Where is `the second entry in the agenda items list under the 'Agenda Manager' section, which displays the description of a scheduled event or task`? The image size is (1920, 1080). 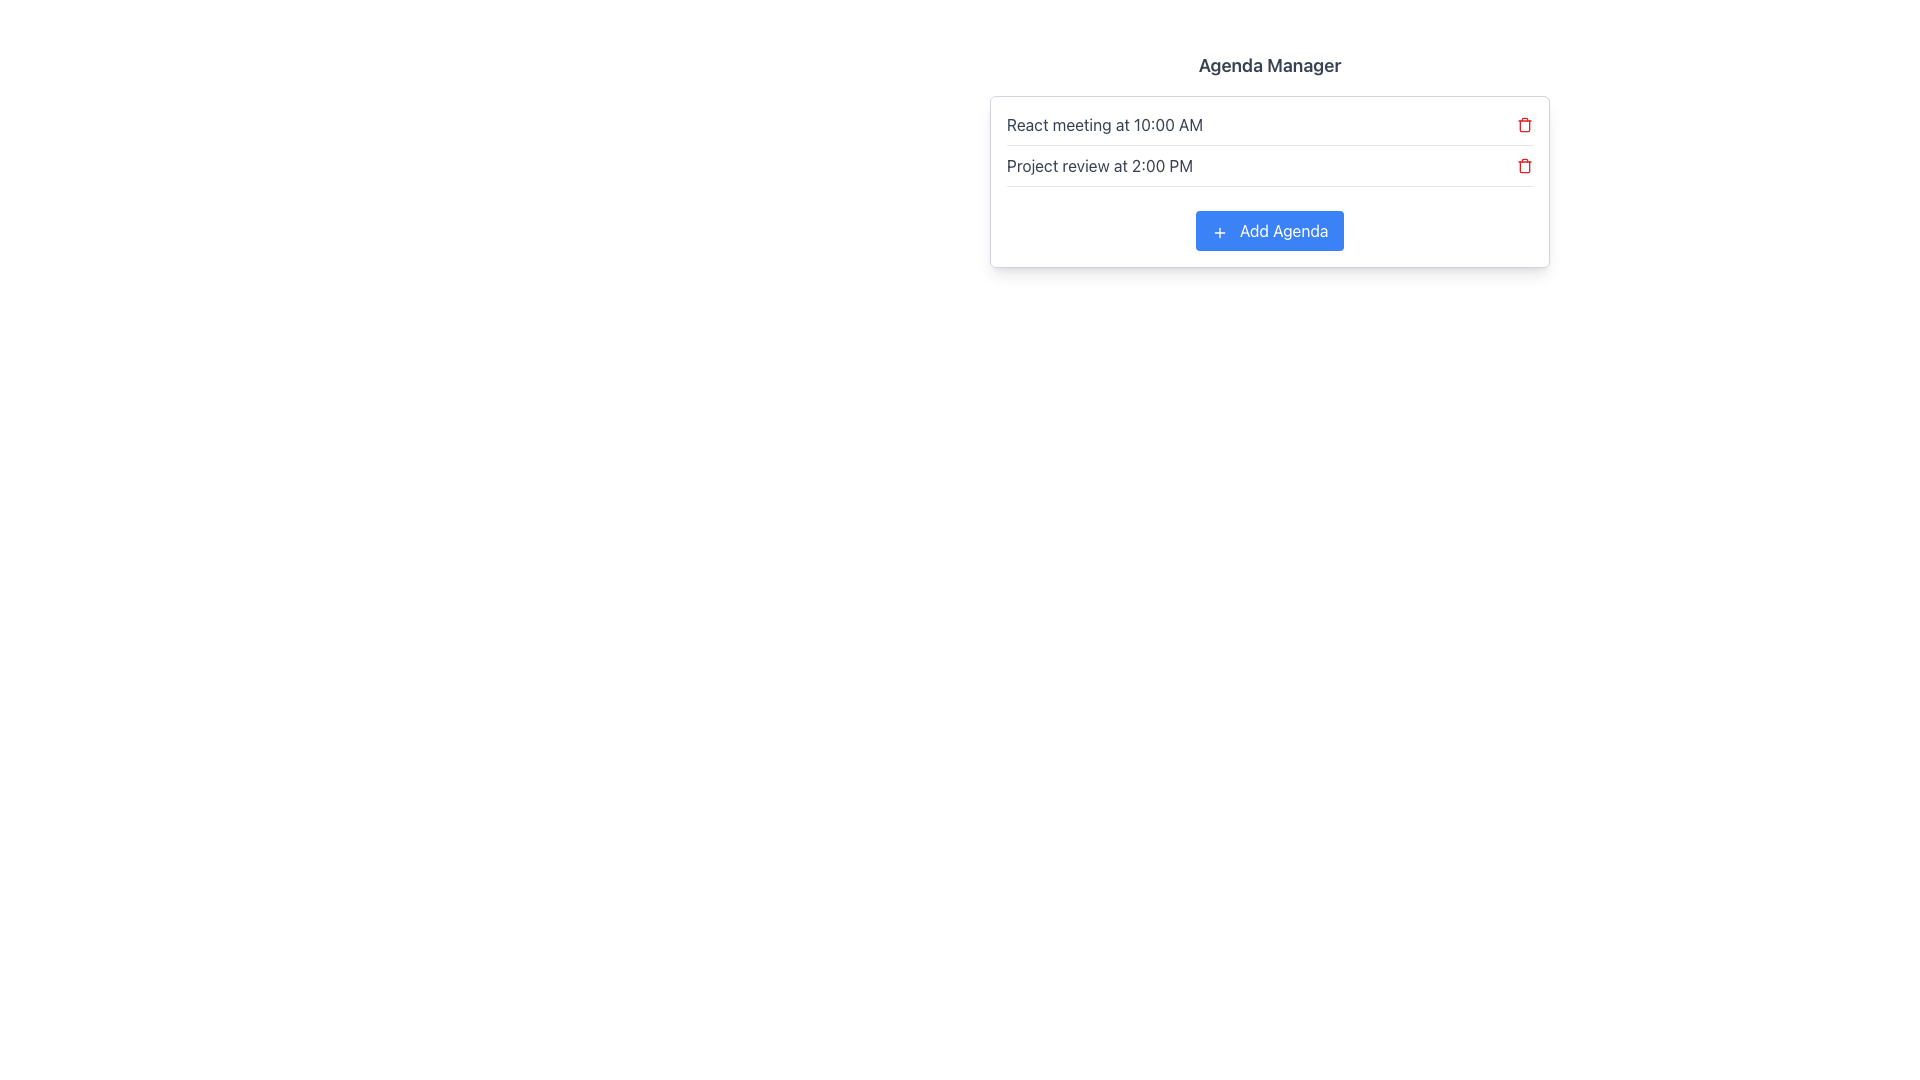 the second entry in the agenda items list under the 'Agenda Manager' section, which displays the description of a scheduled event or task is located at coordinates (1269, 169).